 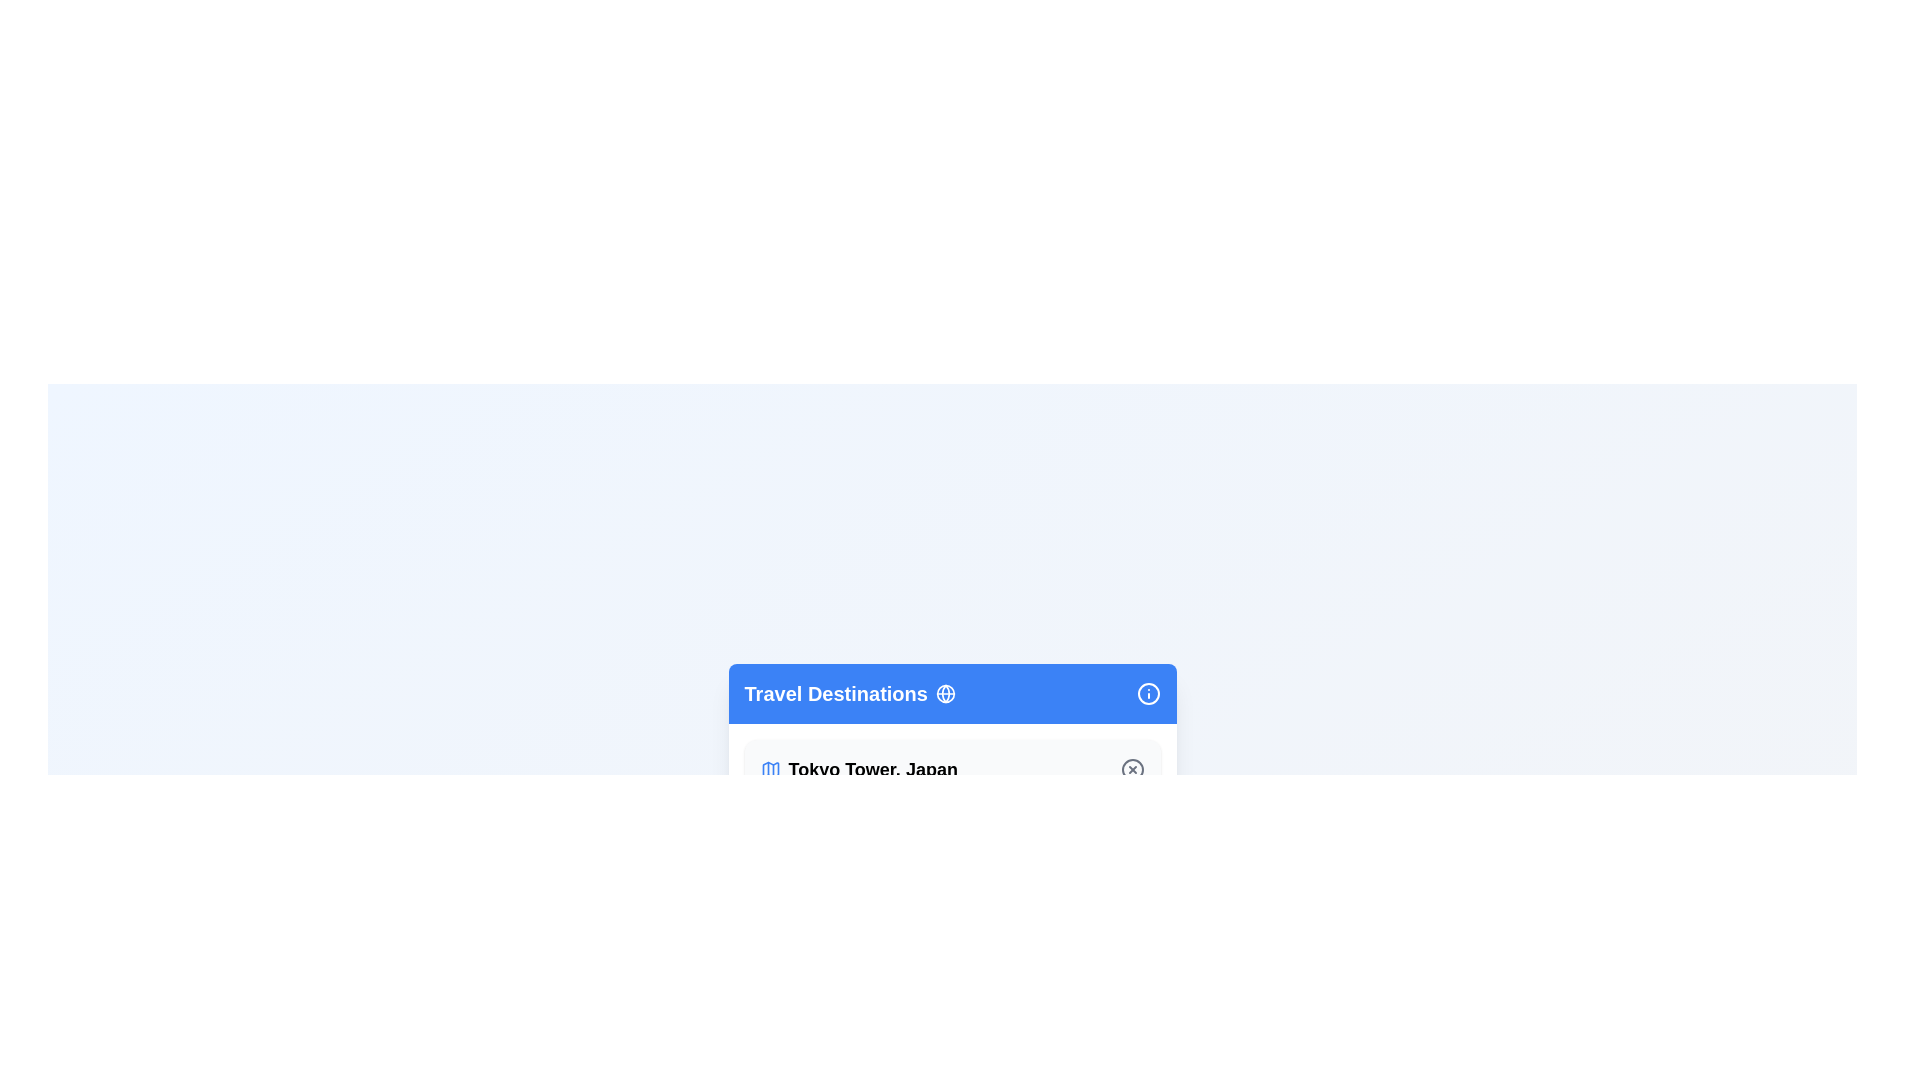 What do you see at coordinates (944, 693) in the screenshot?
I see `the globe icon in the 'Travel Destinations' card, which is positioned to the right of the title 'Travel Destinations.'` at bounding box center [944, 693].